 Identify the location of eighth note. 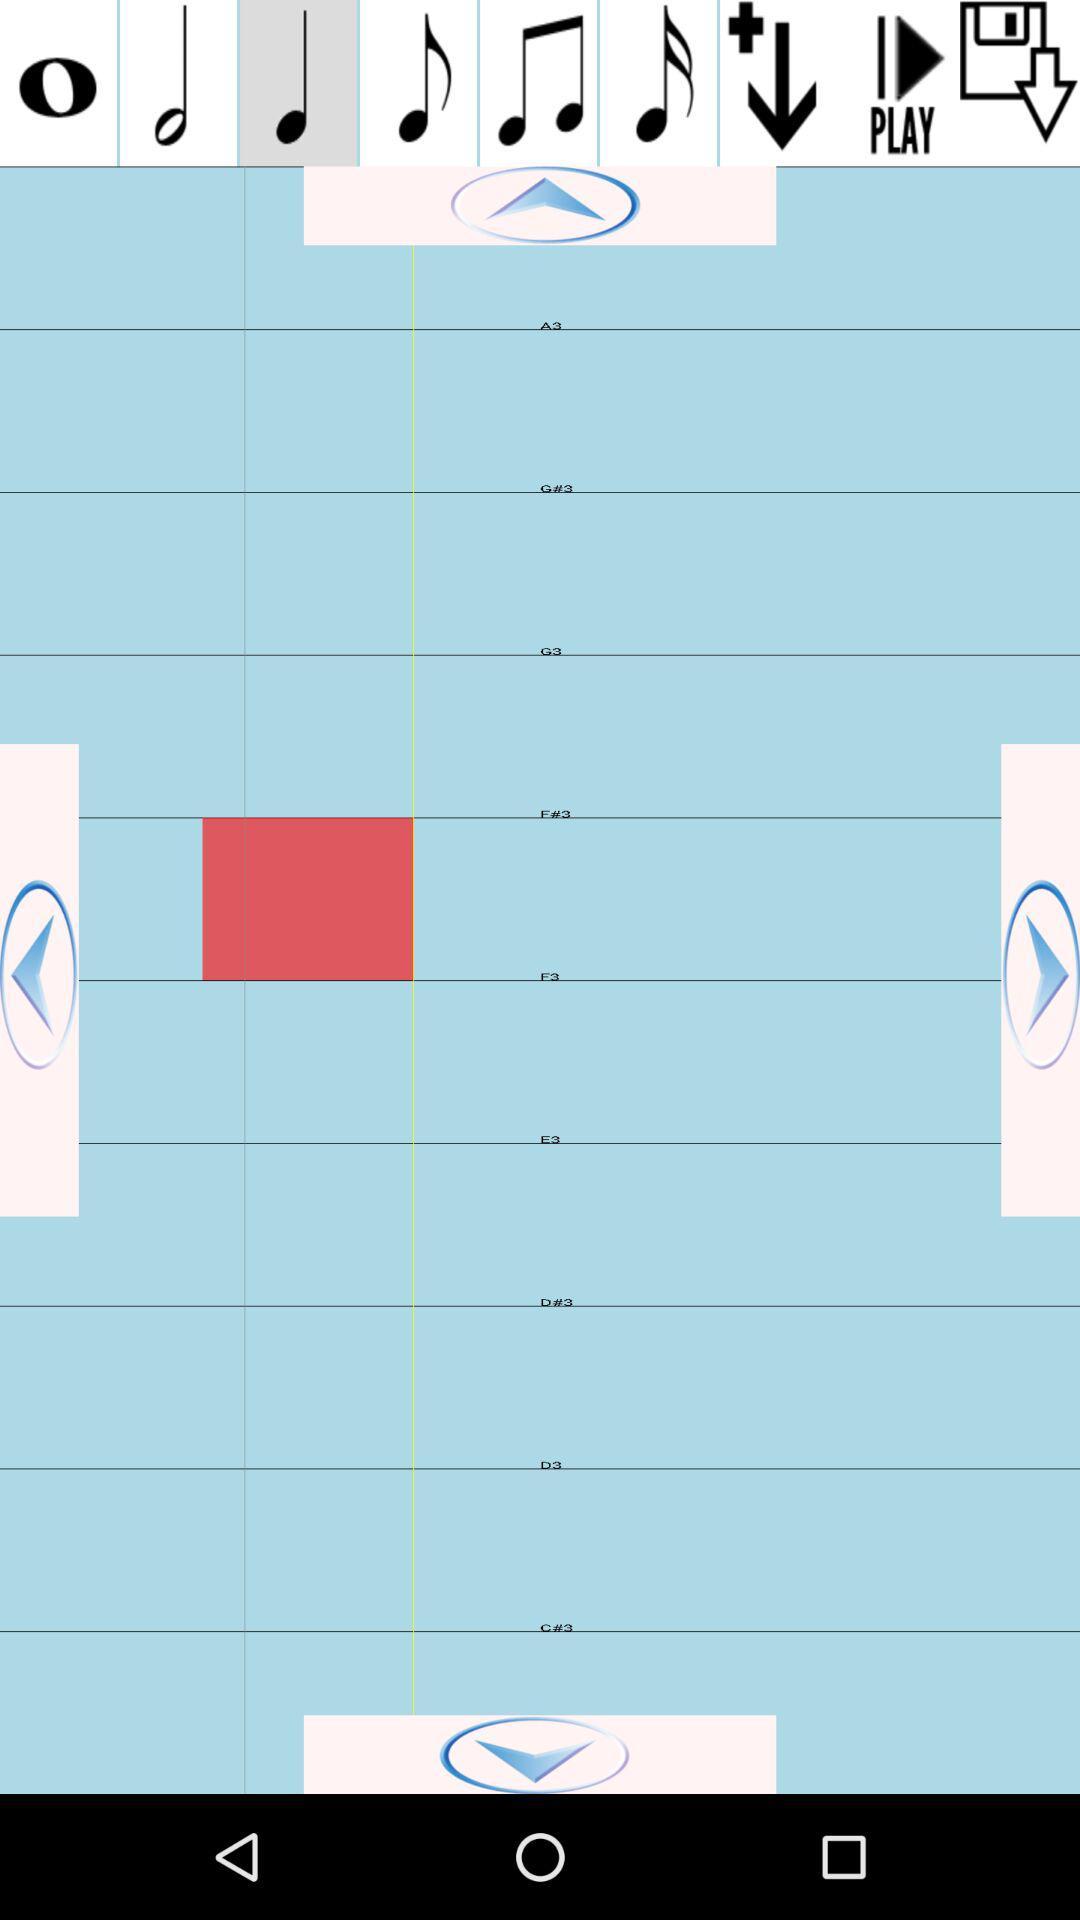
(417, 82).